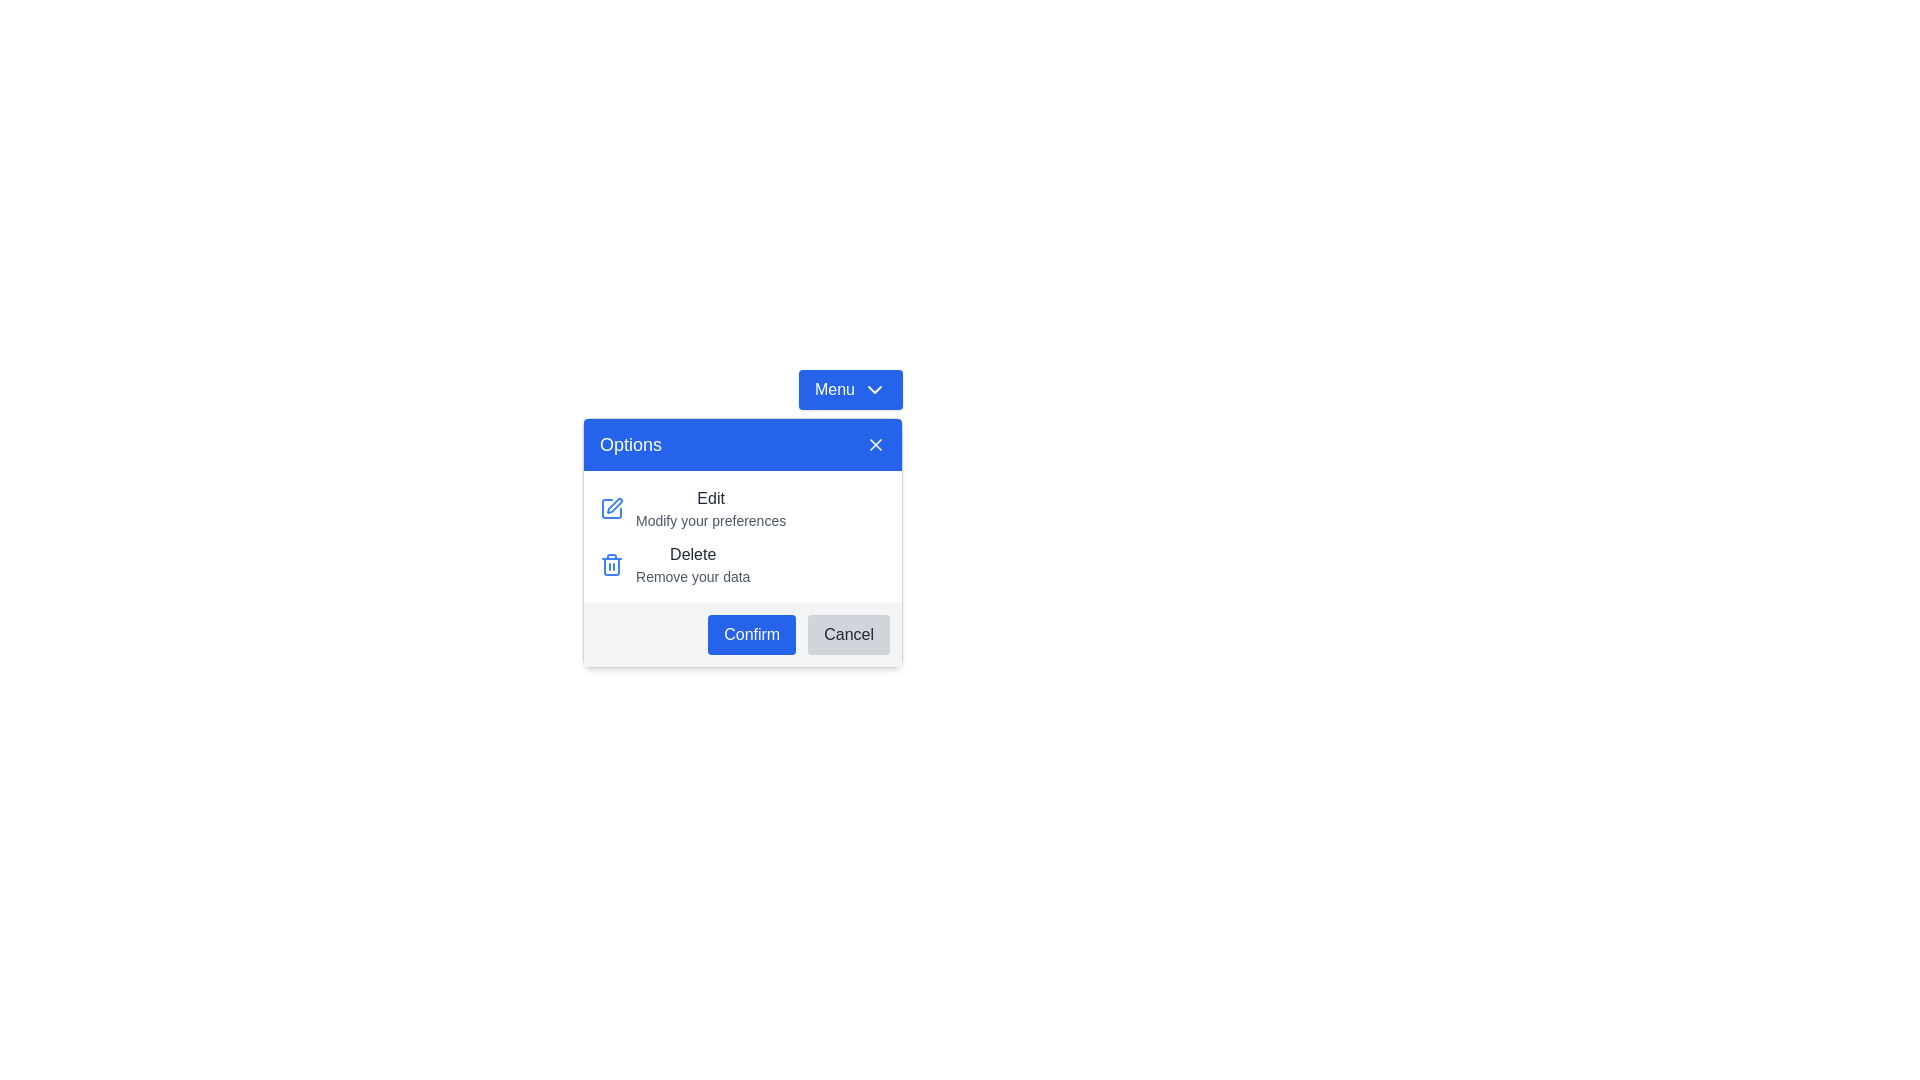  I want to click on the header text label in the 'Options' pop-up modal that indicates the action related to deleting data, so click(692, 555).